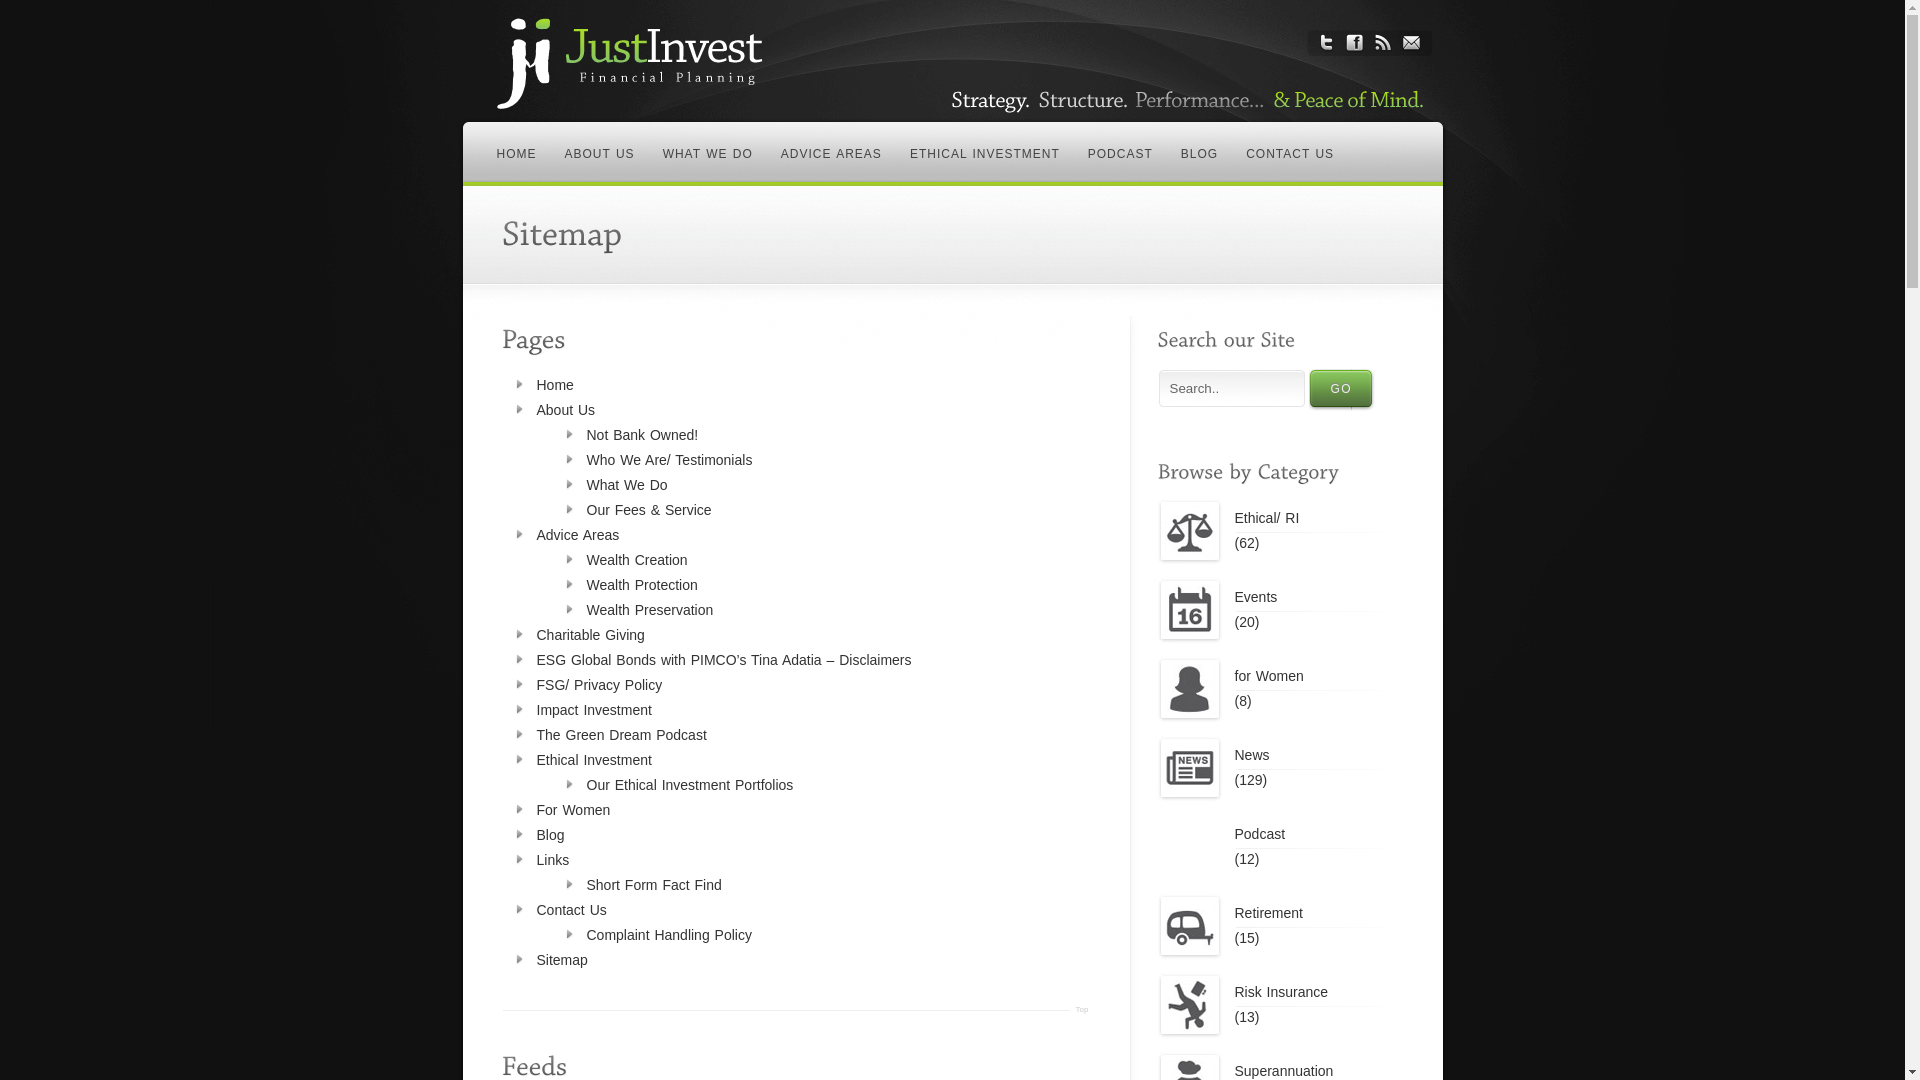 Image resolution: width=1920 pixels, height=1080 pixels. What do you see at coordinates (536, 759) in the screenshot?
I see `'Ethical Investment'` at bounding box center [536, 759].